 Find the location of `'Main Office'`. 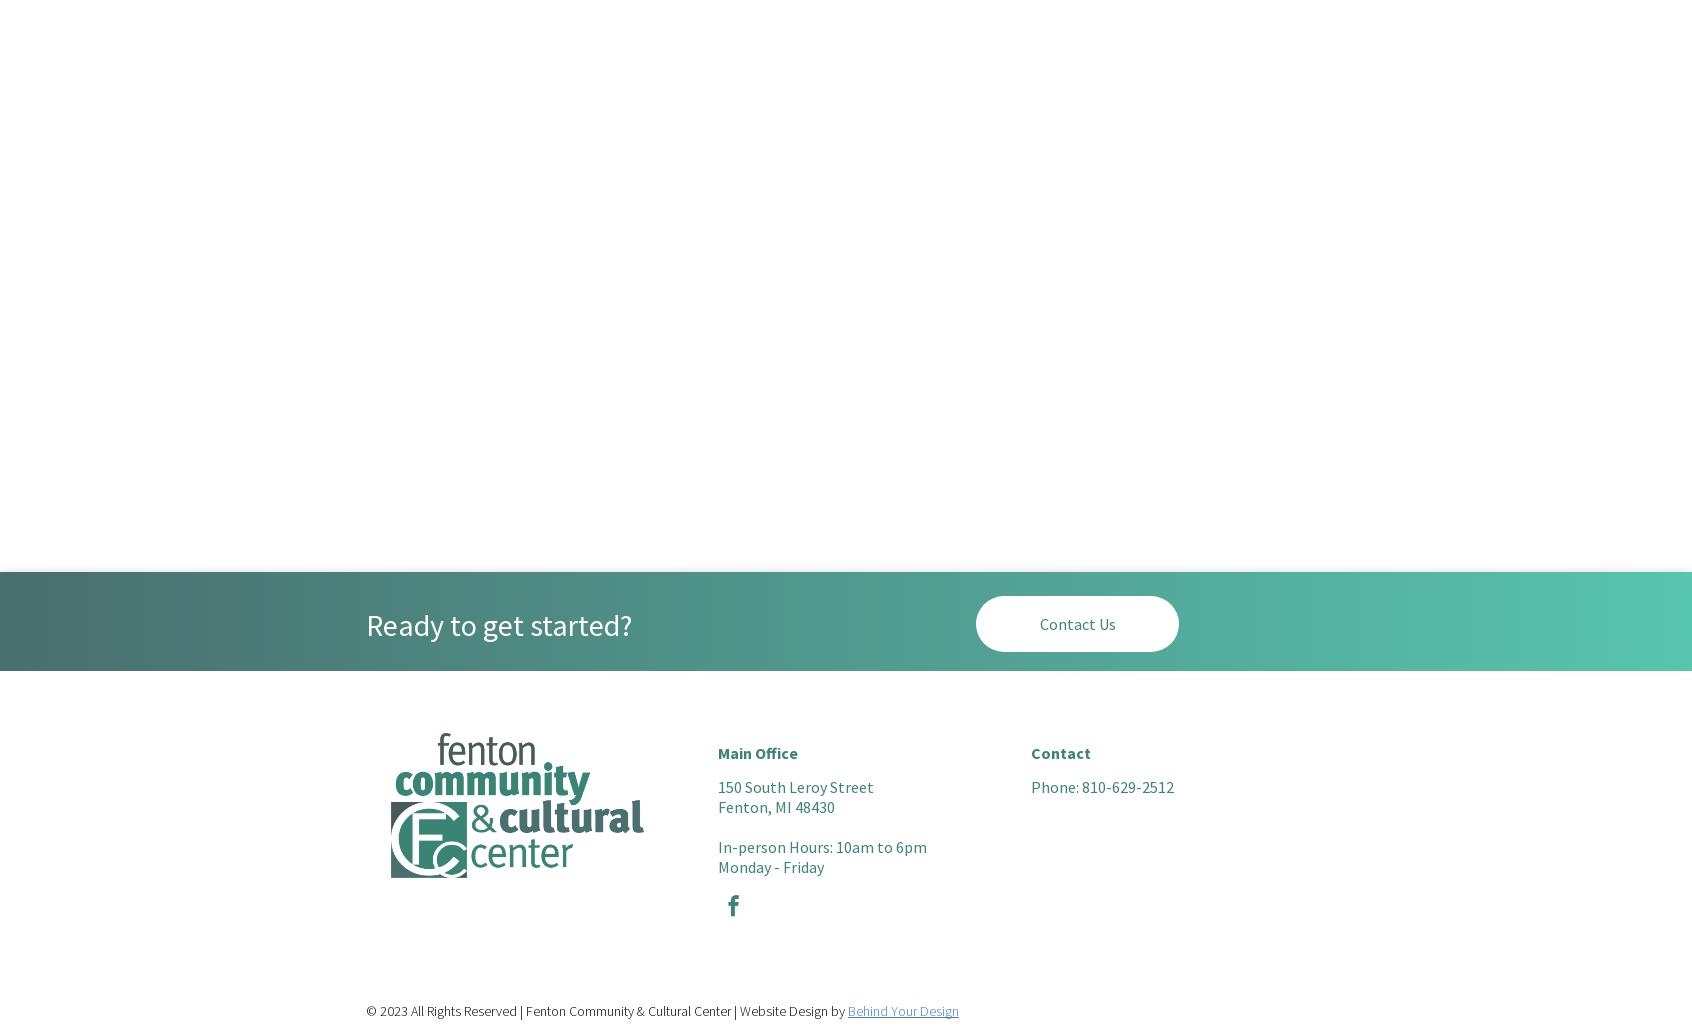

'Main Office' is located at coordinates (757, 752).